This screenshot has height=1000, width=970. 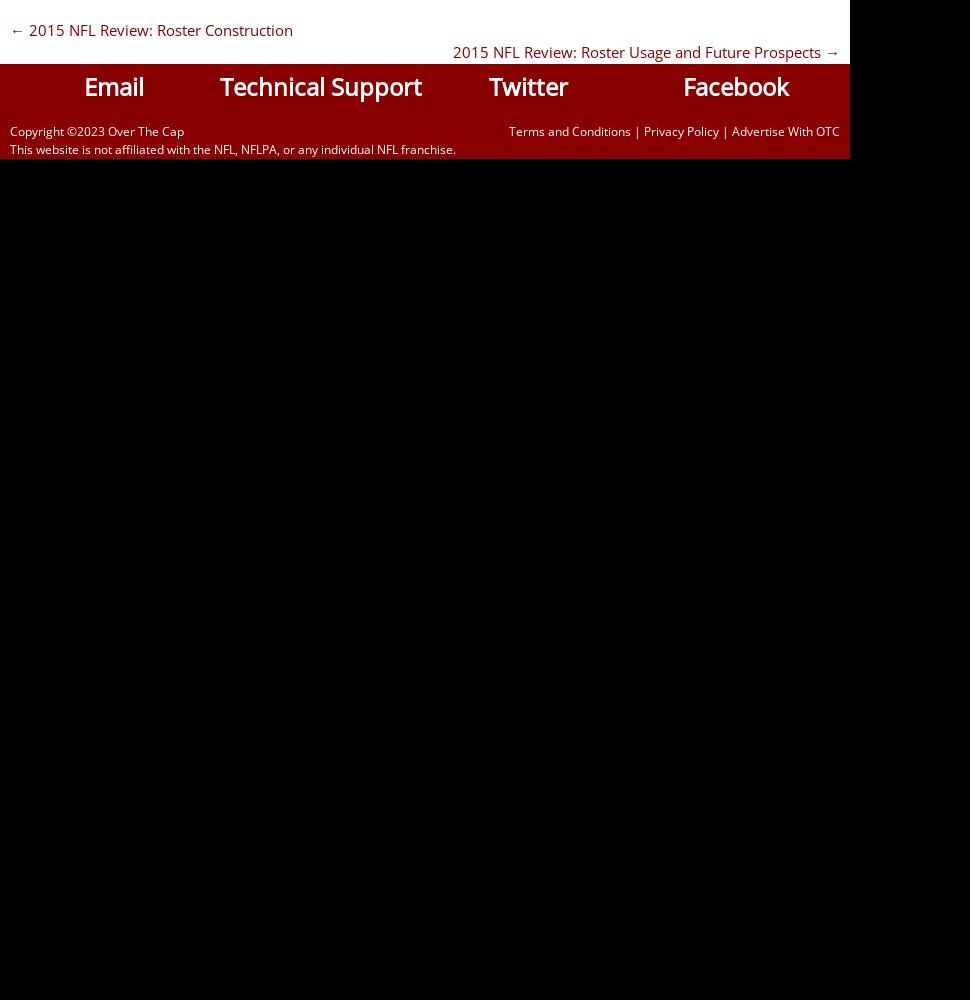 I want to click on 'Terms and Conditions', so click(x=568, y=130).